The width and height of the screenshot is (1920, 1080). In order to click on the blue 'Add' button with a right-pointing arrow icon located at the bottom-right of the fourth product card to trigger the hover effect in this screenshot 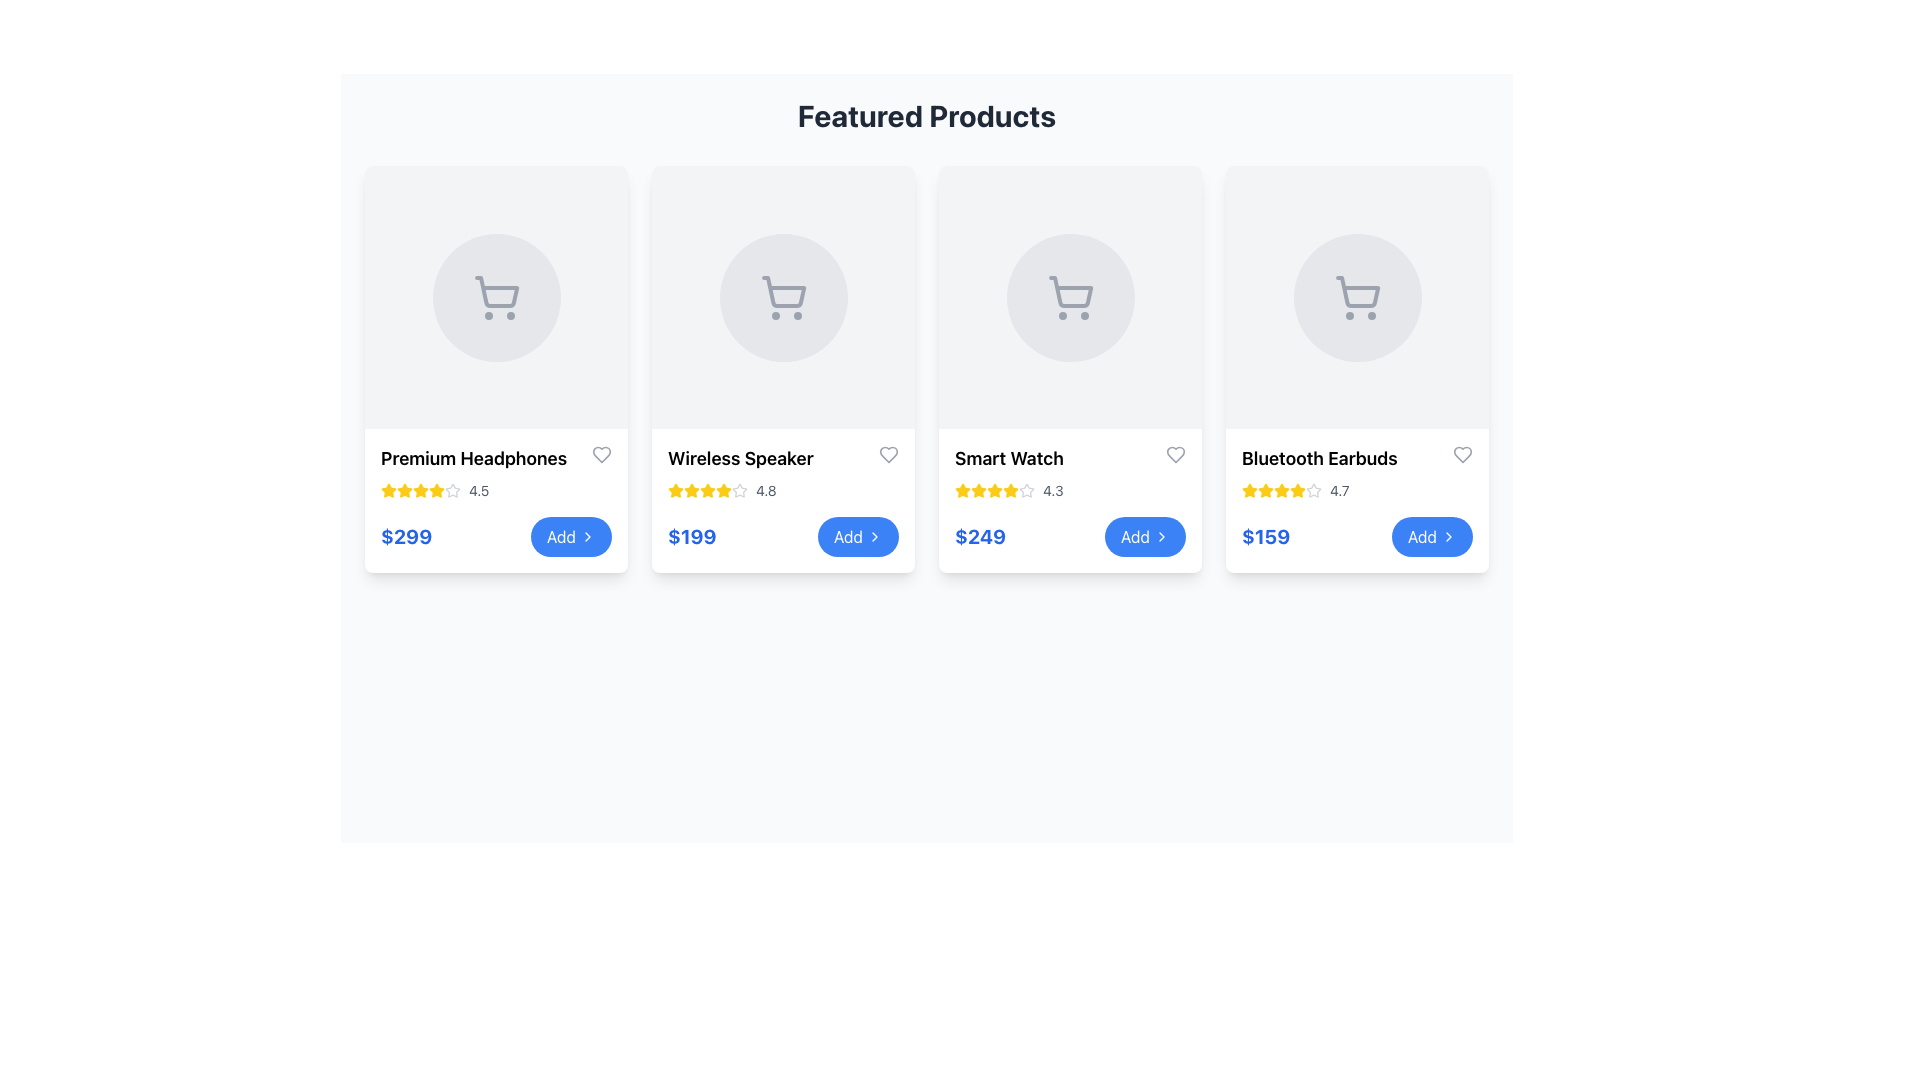, I will do `click(1431, 535)`.